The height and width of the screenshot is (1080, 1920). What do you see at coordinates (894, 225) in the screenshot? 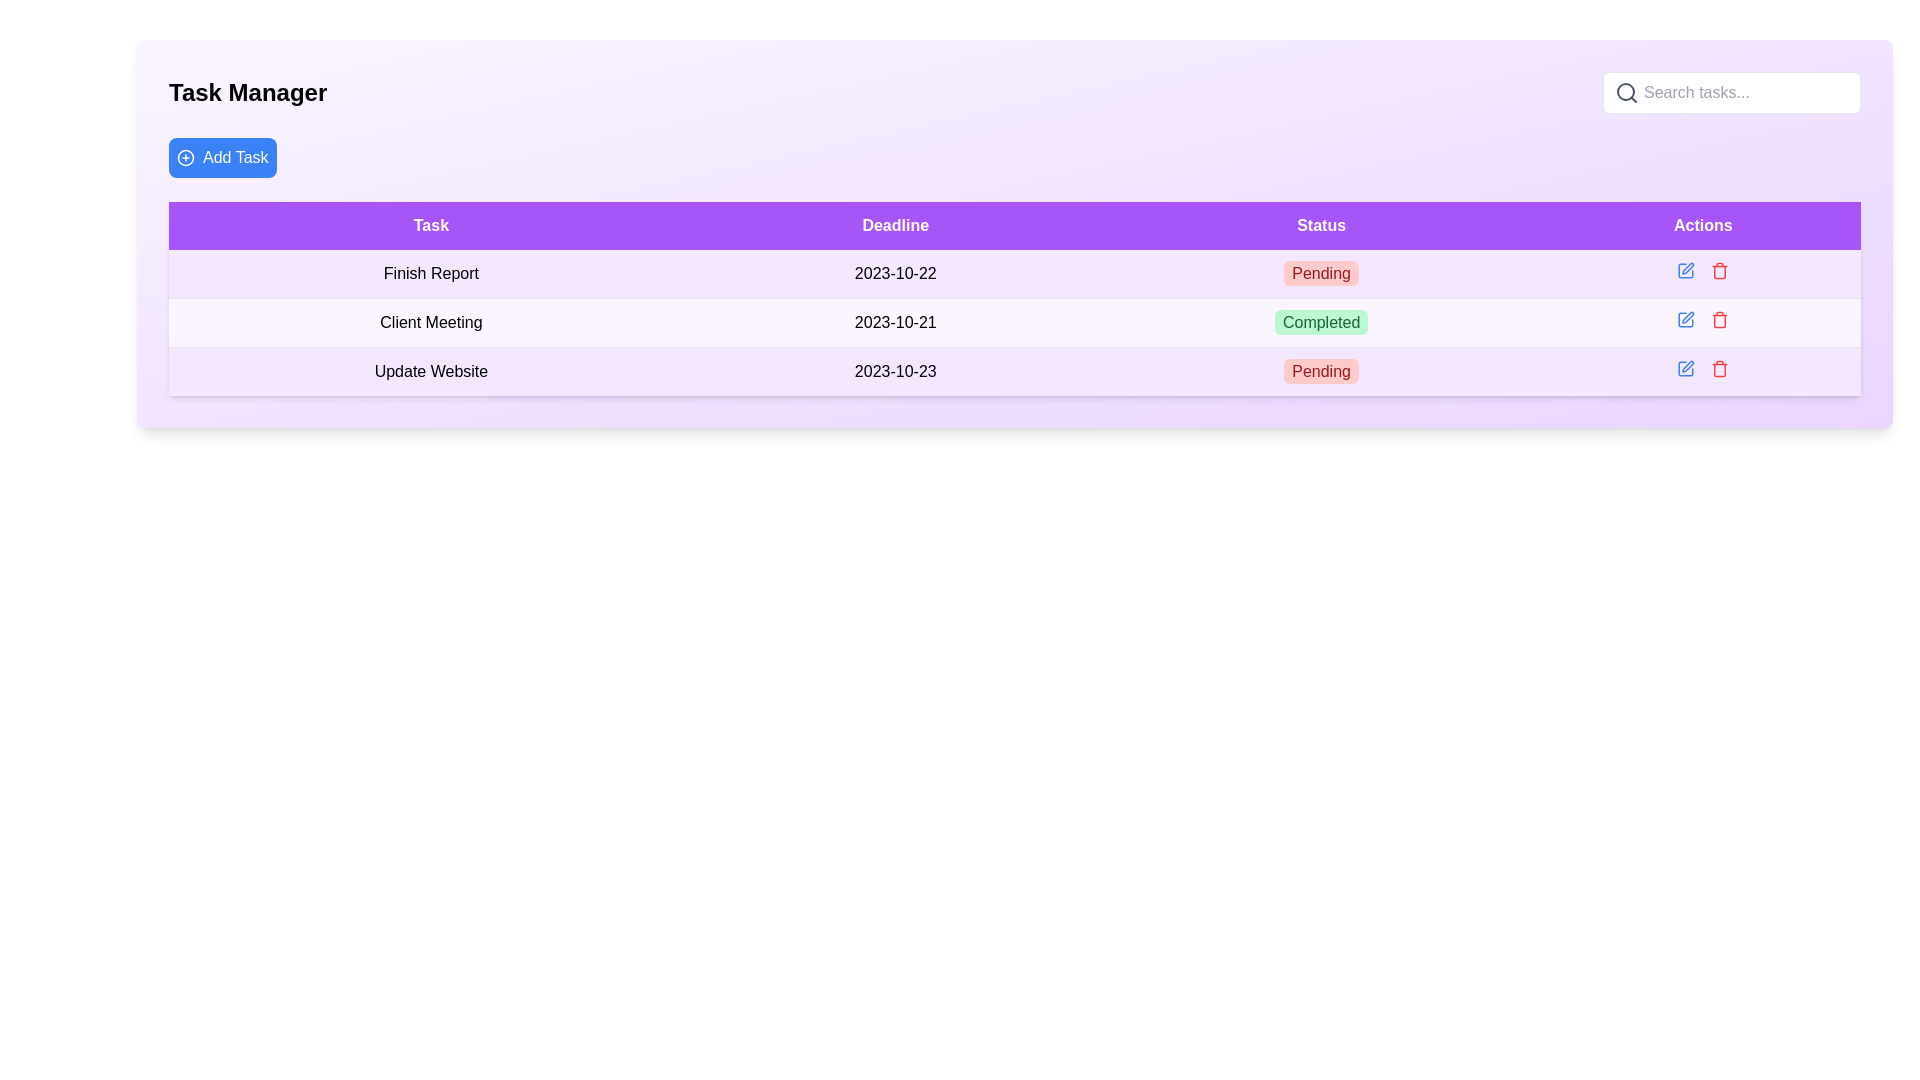
I see `label of the Table header cell with a purple background and white text that reads 'Deadline', which is the second cell in the header row of the table` at bounding box center [894, 225].